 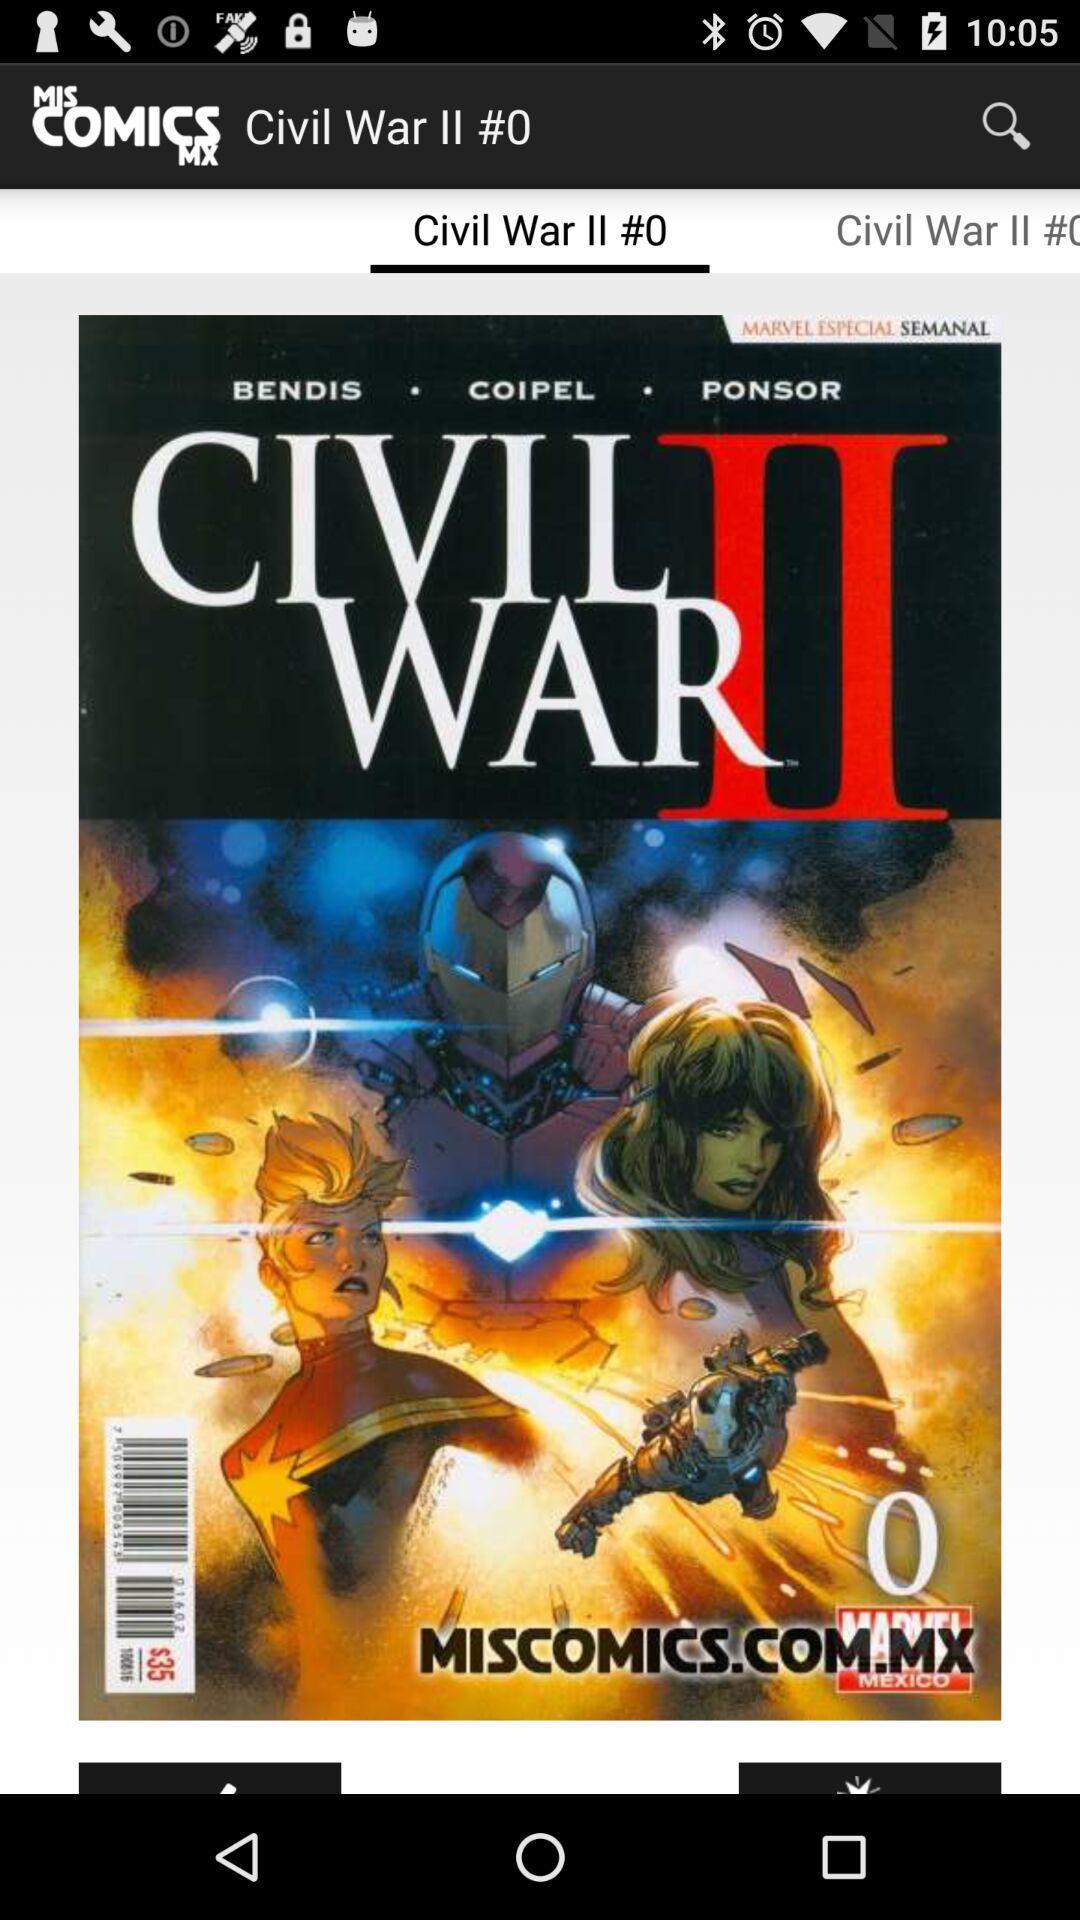 I want to click on icon at the bottom right corner, so click(x=869, y=1778).